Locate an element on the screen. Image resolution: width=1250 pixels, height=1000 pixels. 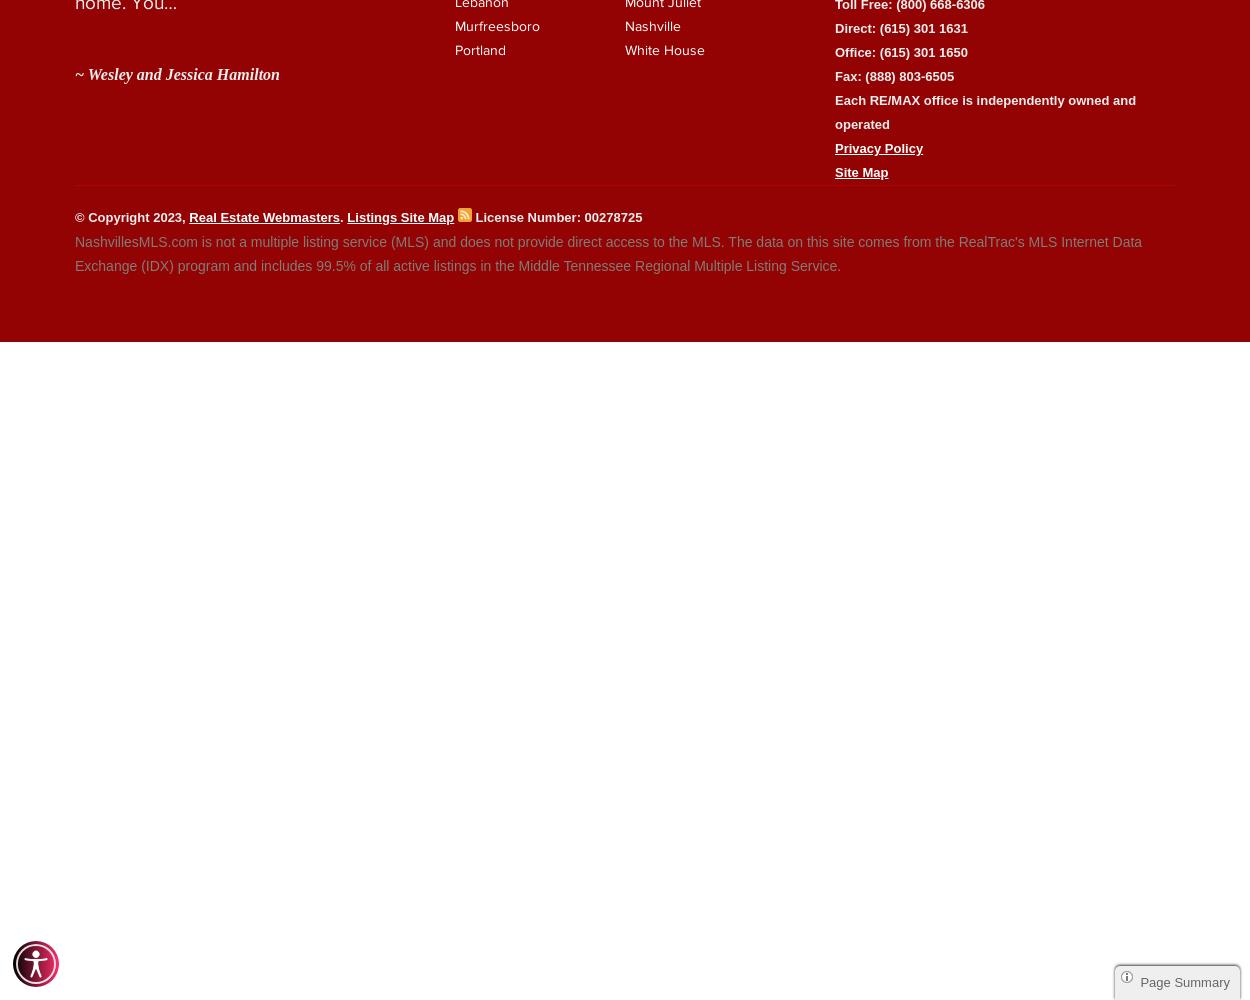
'(615) 301 1631' is located at coordinates (879, 27).